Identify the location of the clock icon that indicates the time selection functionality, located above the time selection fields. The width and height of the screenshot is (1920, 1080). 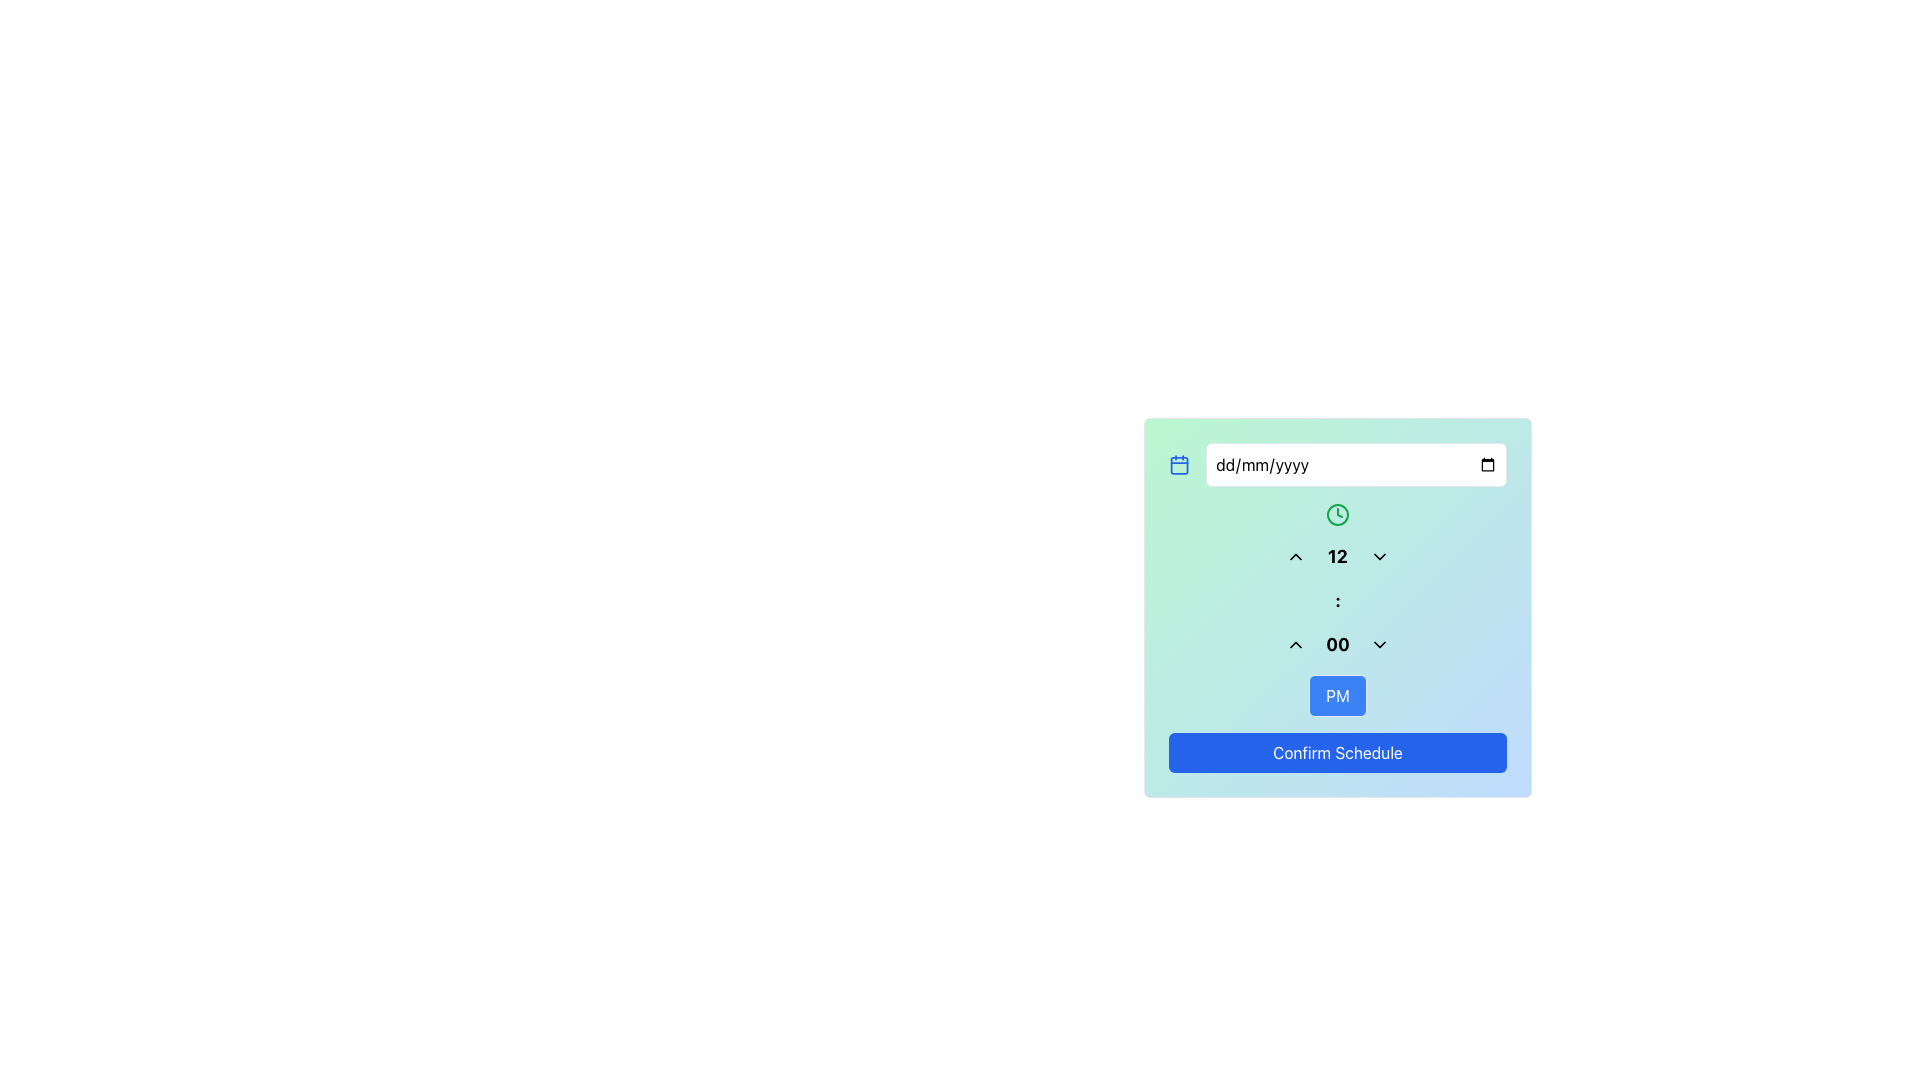
(1338, 514).